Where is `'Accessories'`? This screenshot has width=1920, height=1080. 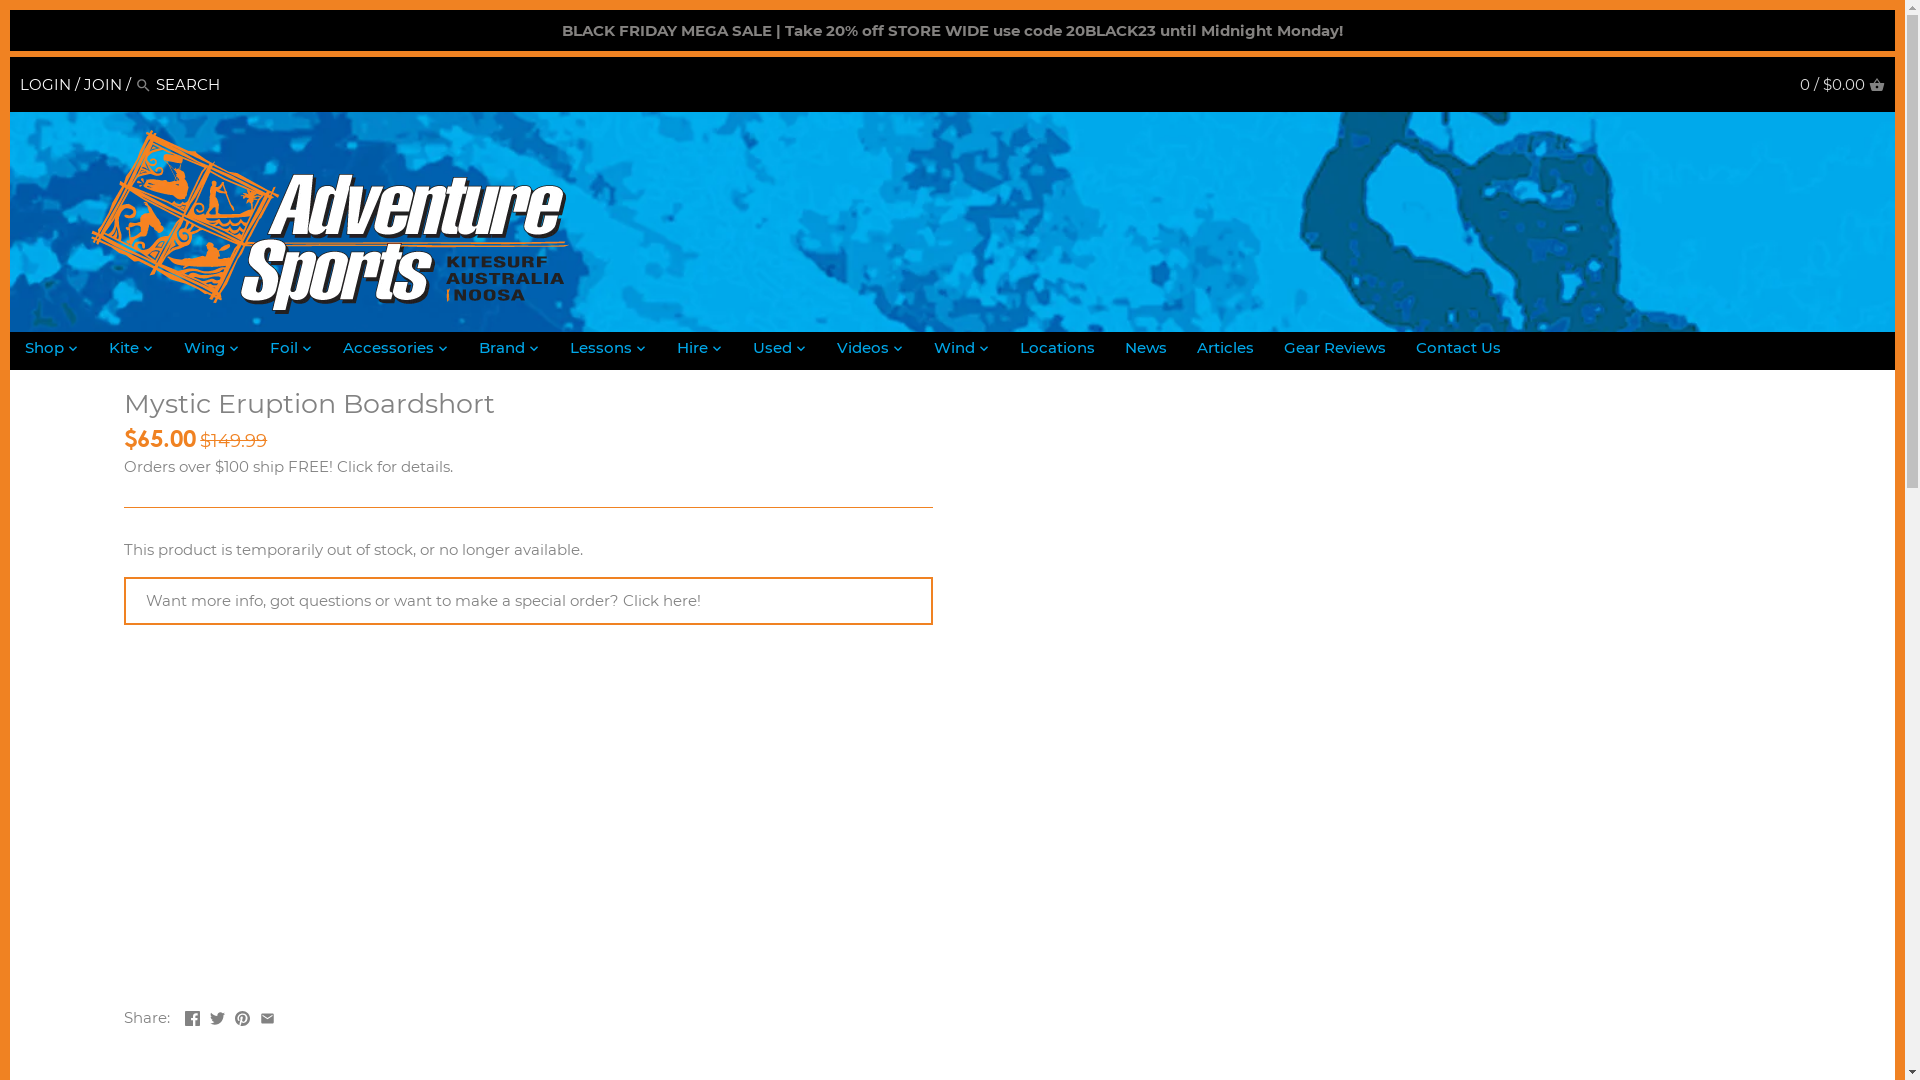 'Accessories' is located at coordinates (388, 350).